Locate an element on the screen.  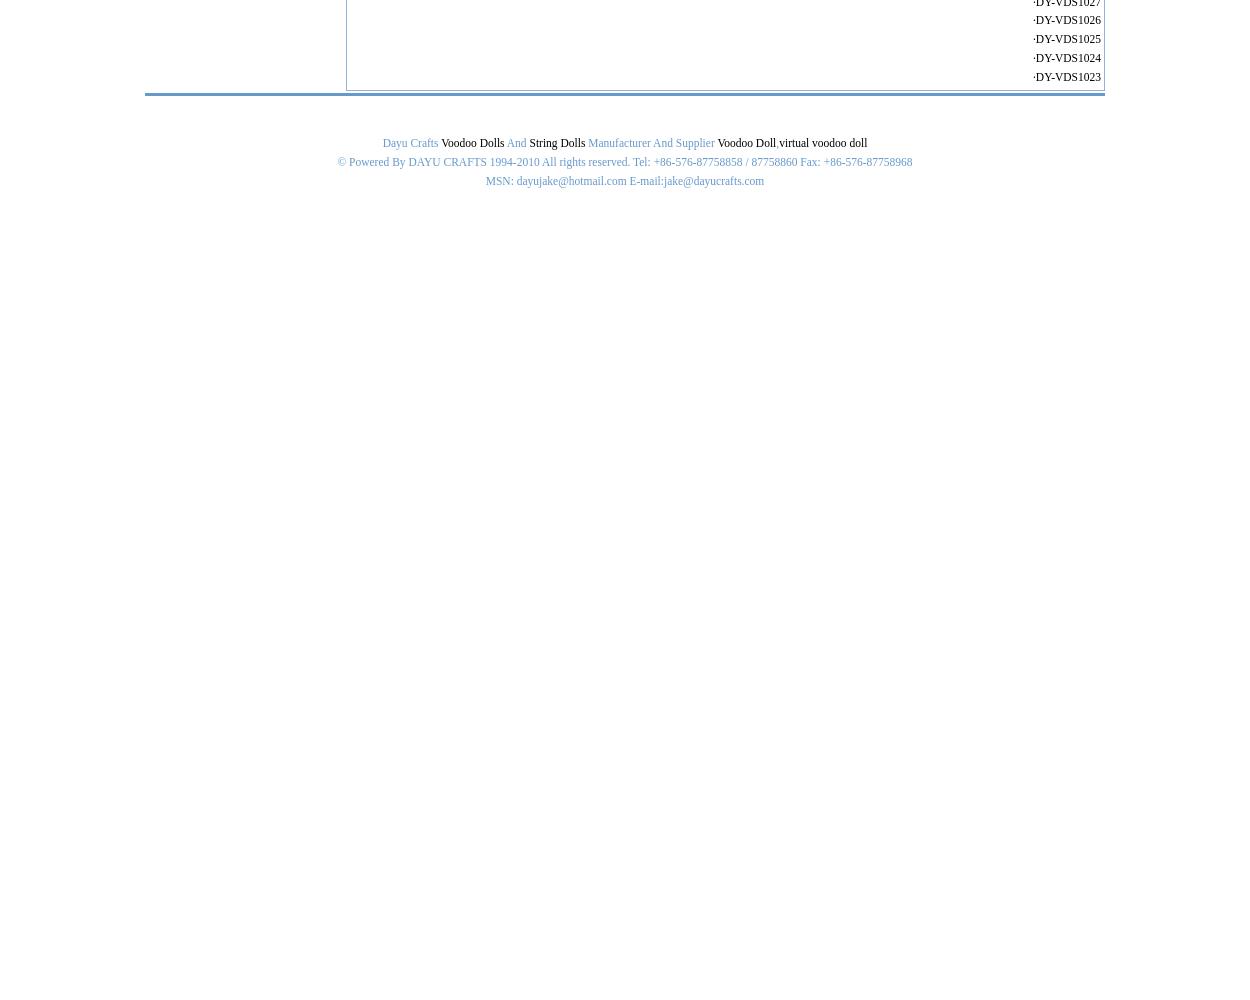
'Dayu Crafts' is located at coordinates (382, 143).